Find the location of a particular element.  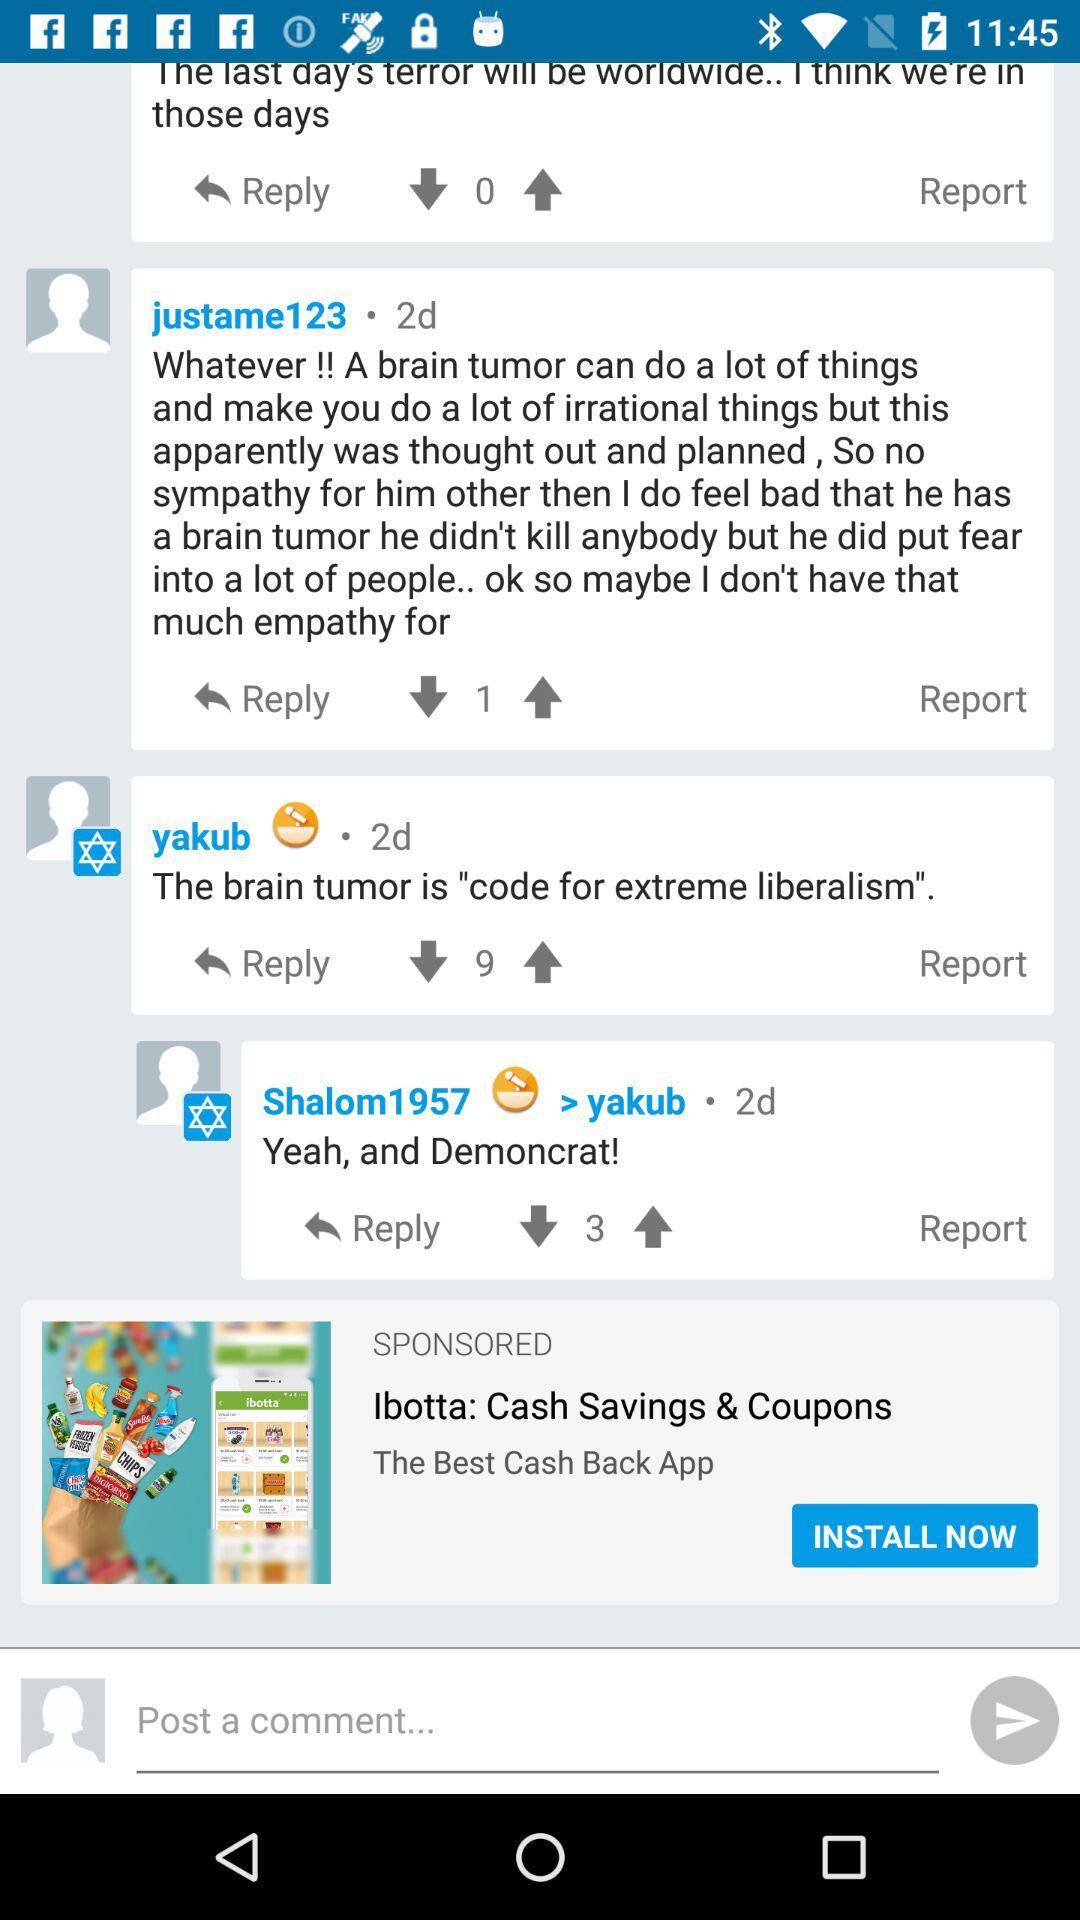

the icon above whatever a brain is located at coordinates (591, 313).